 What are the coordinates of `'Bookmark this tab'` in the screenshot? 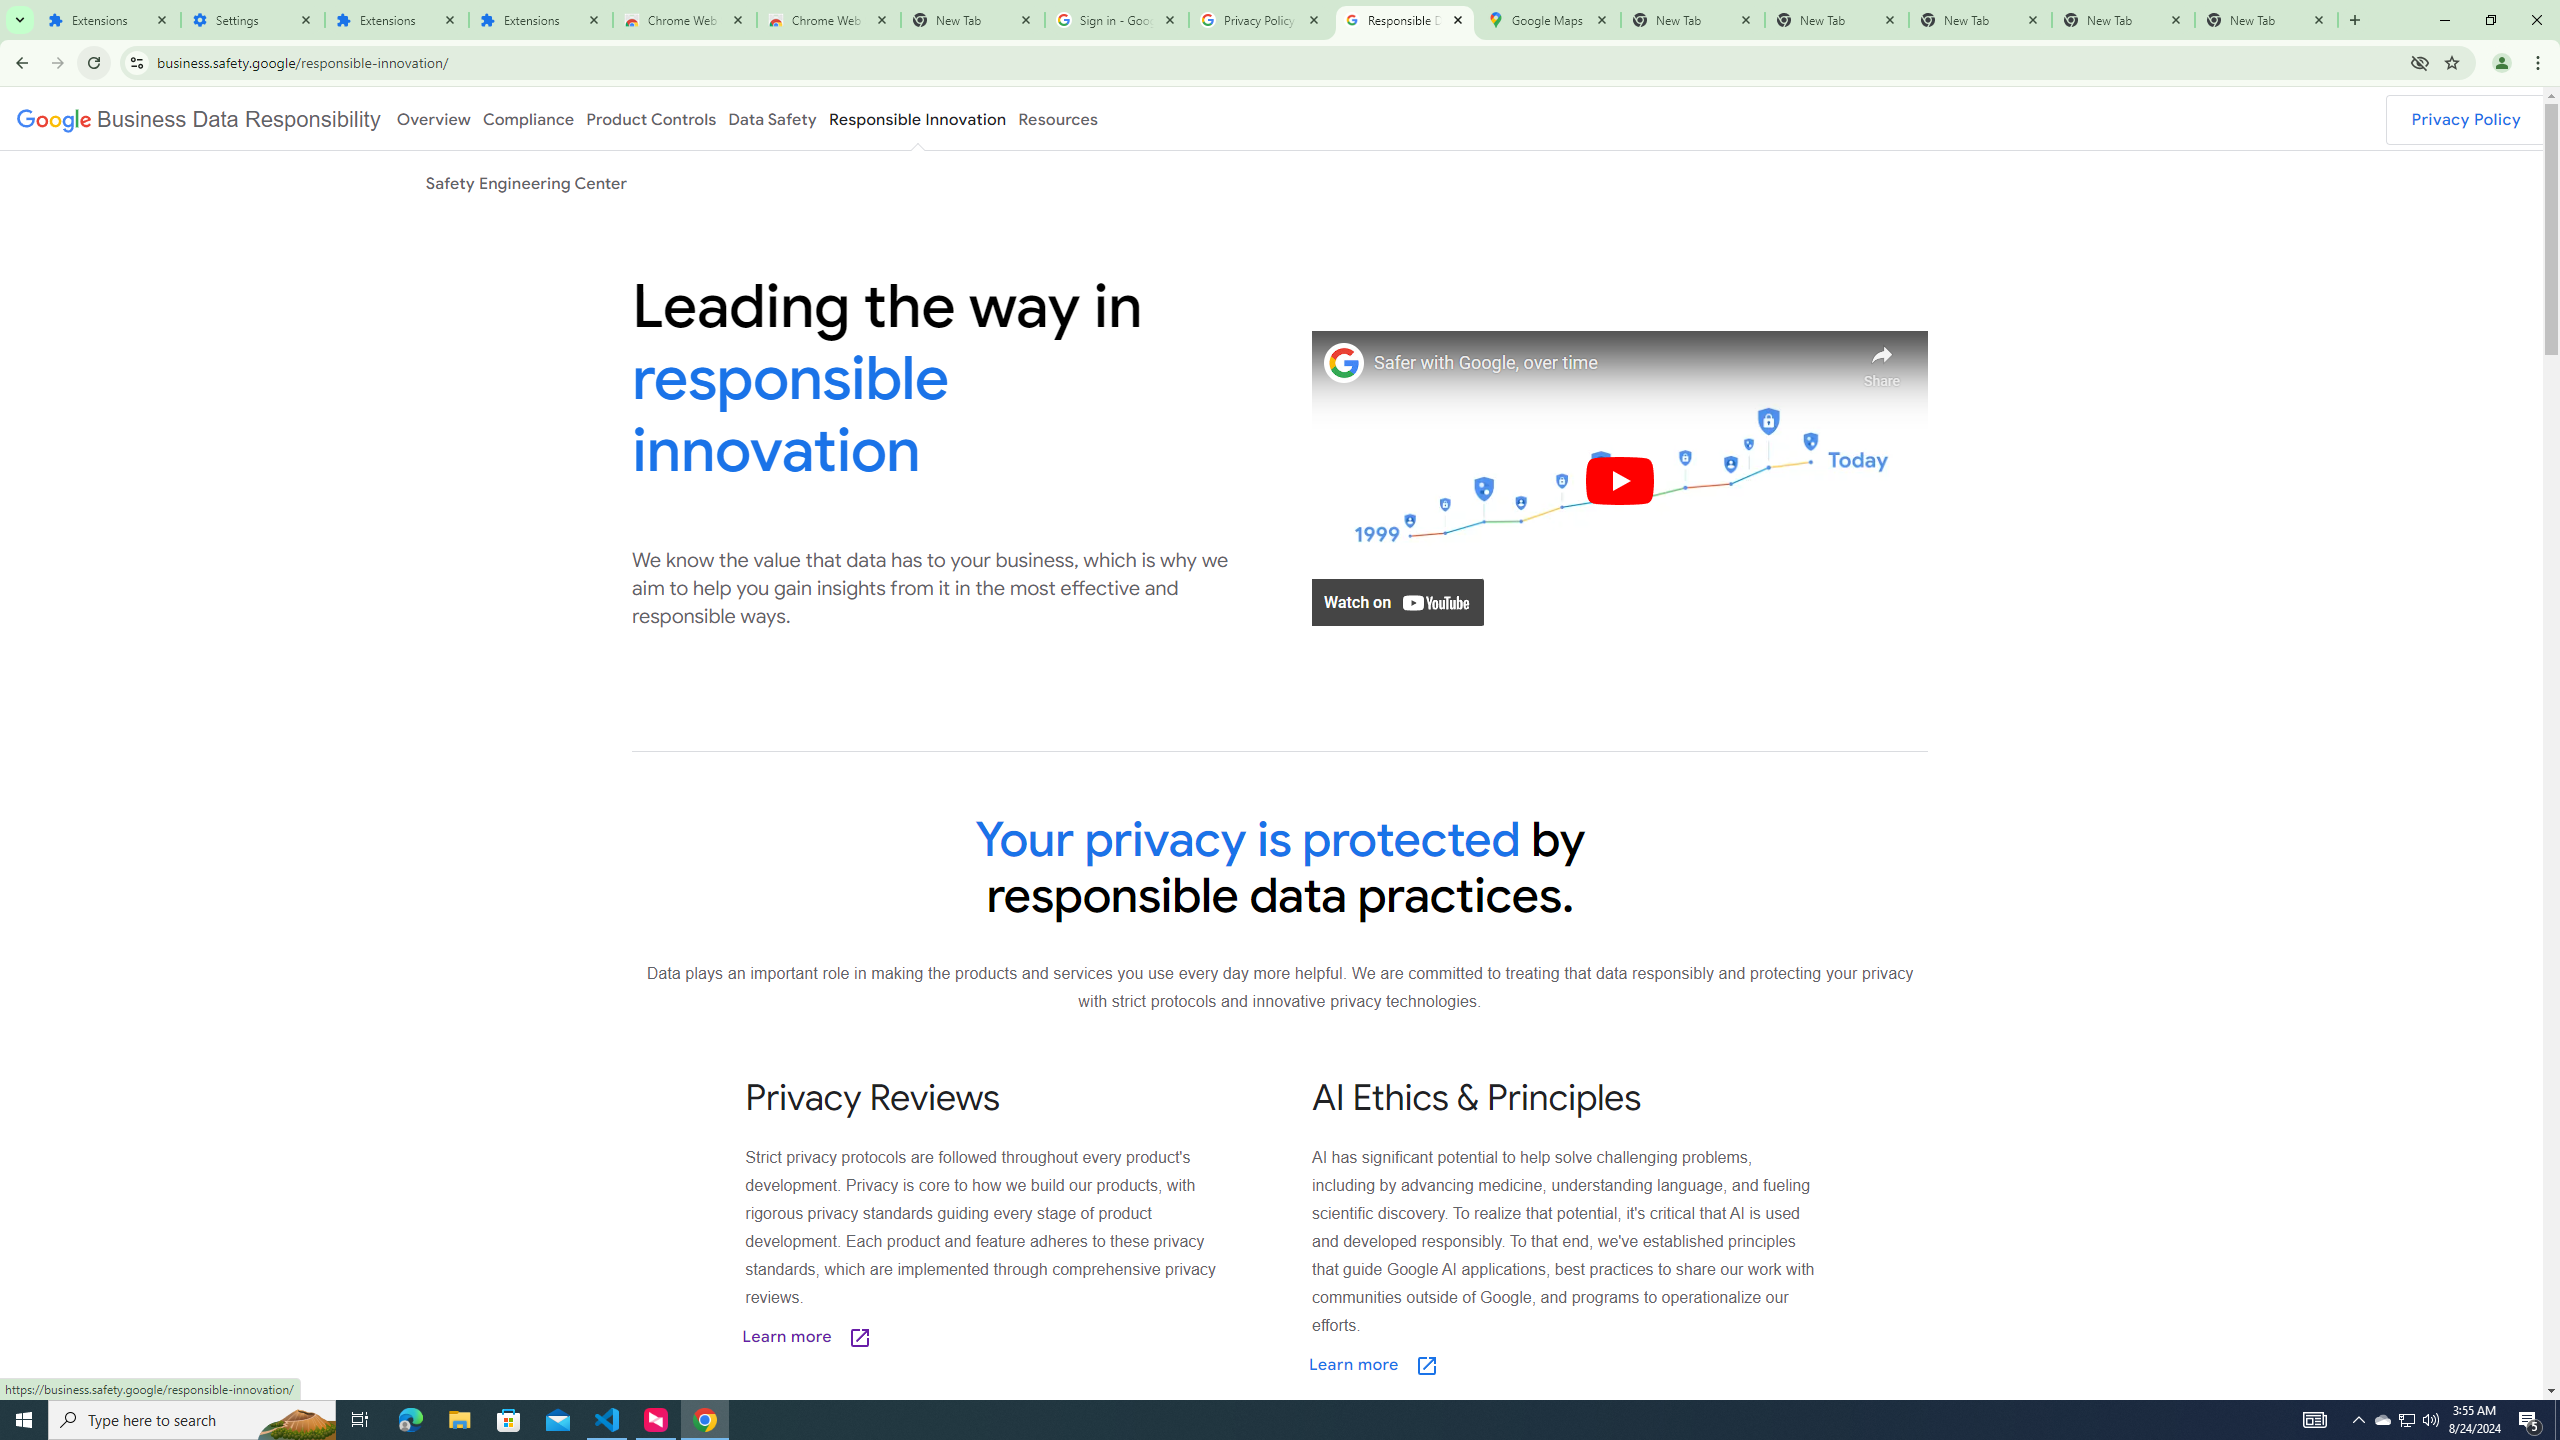 It's located at (2450, 61).